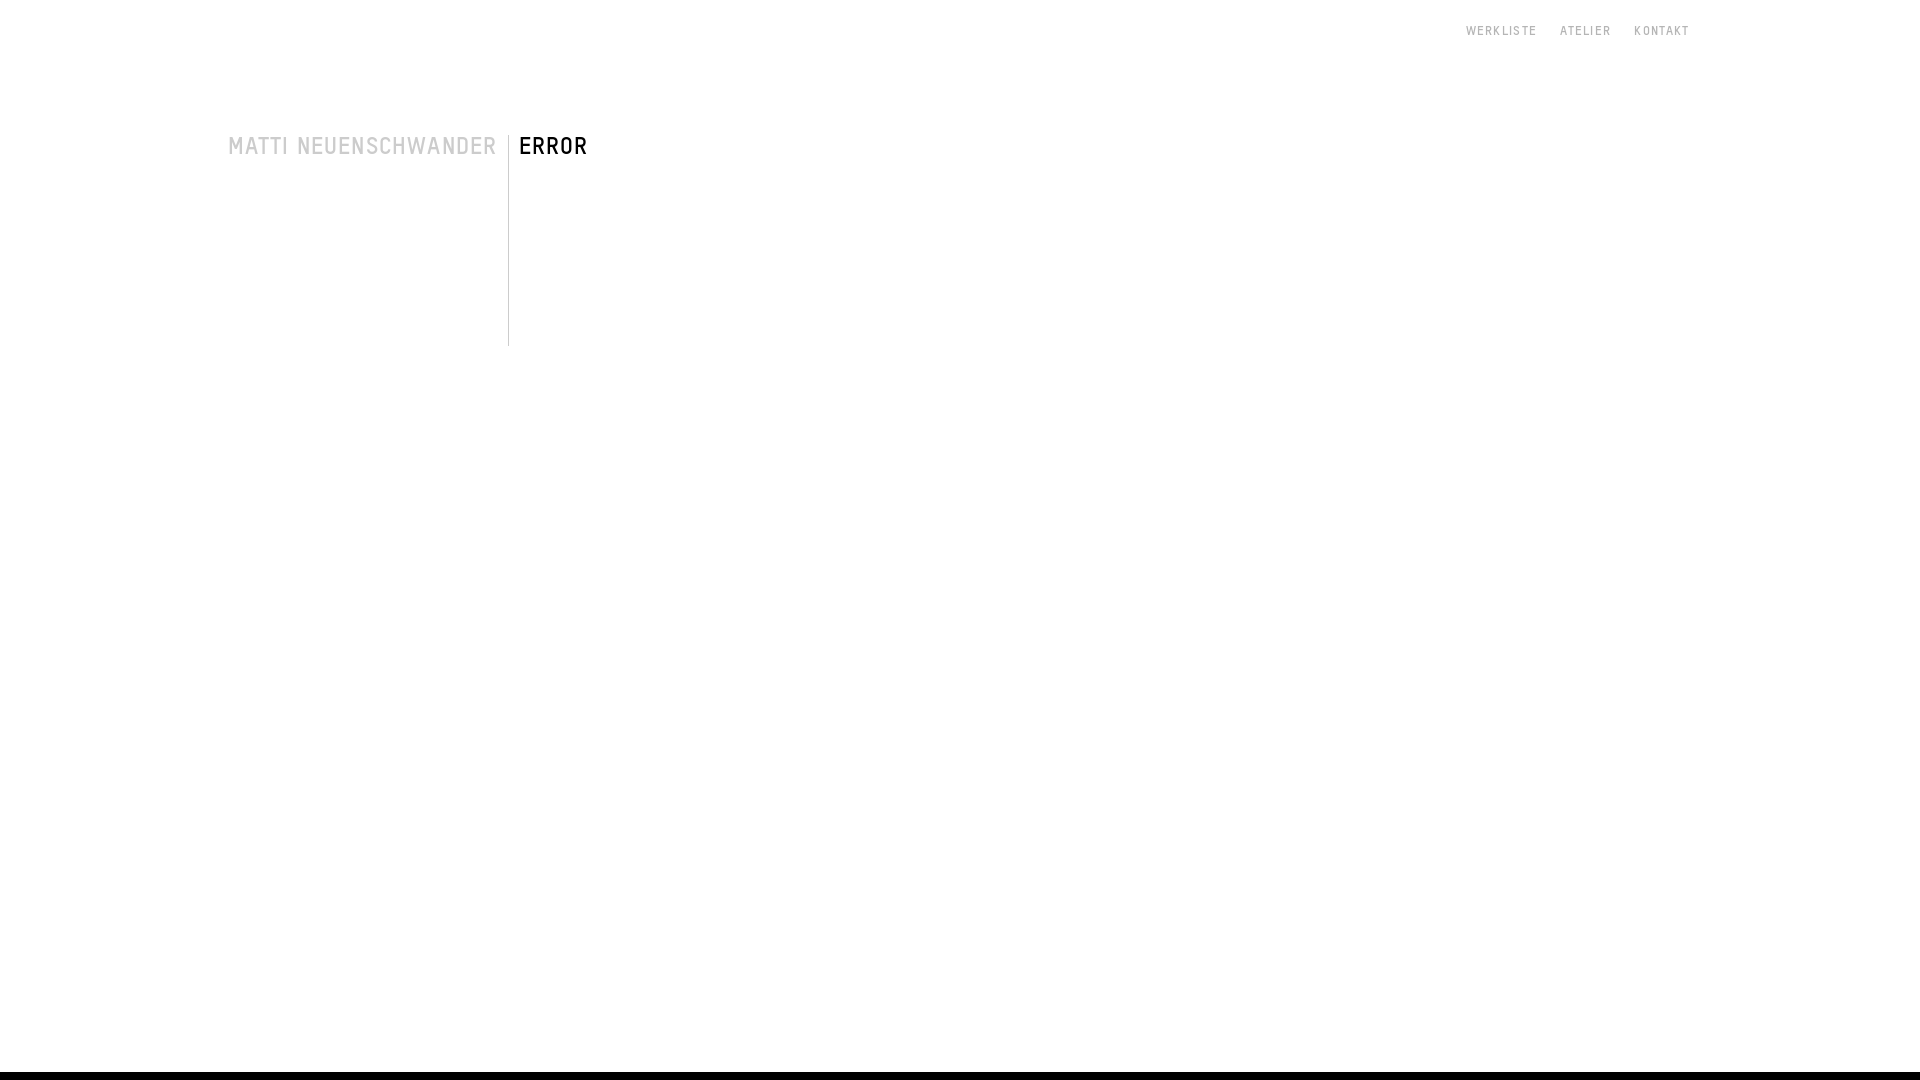  I want to click on 'KONTAKT', so click(1661, 31).